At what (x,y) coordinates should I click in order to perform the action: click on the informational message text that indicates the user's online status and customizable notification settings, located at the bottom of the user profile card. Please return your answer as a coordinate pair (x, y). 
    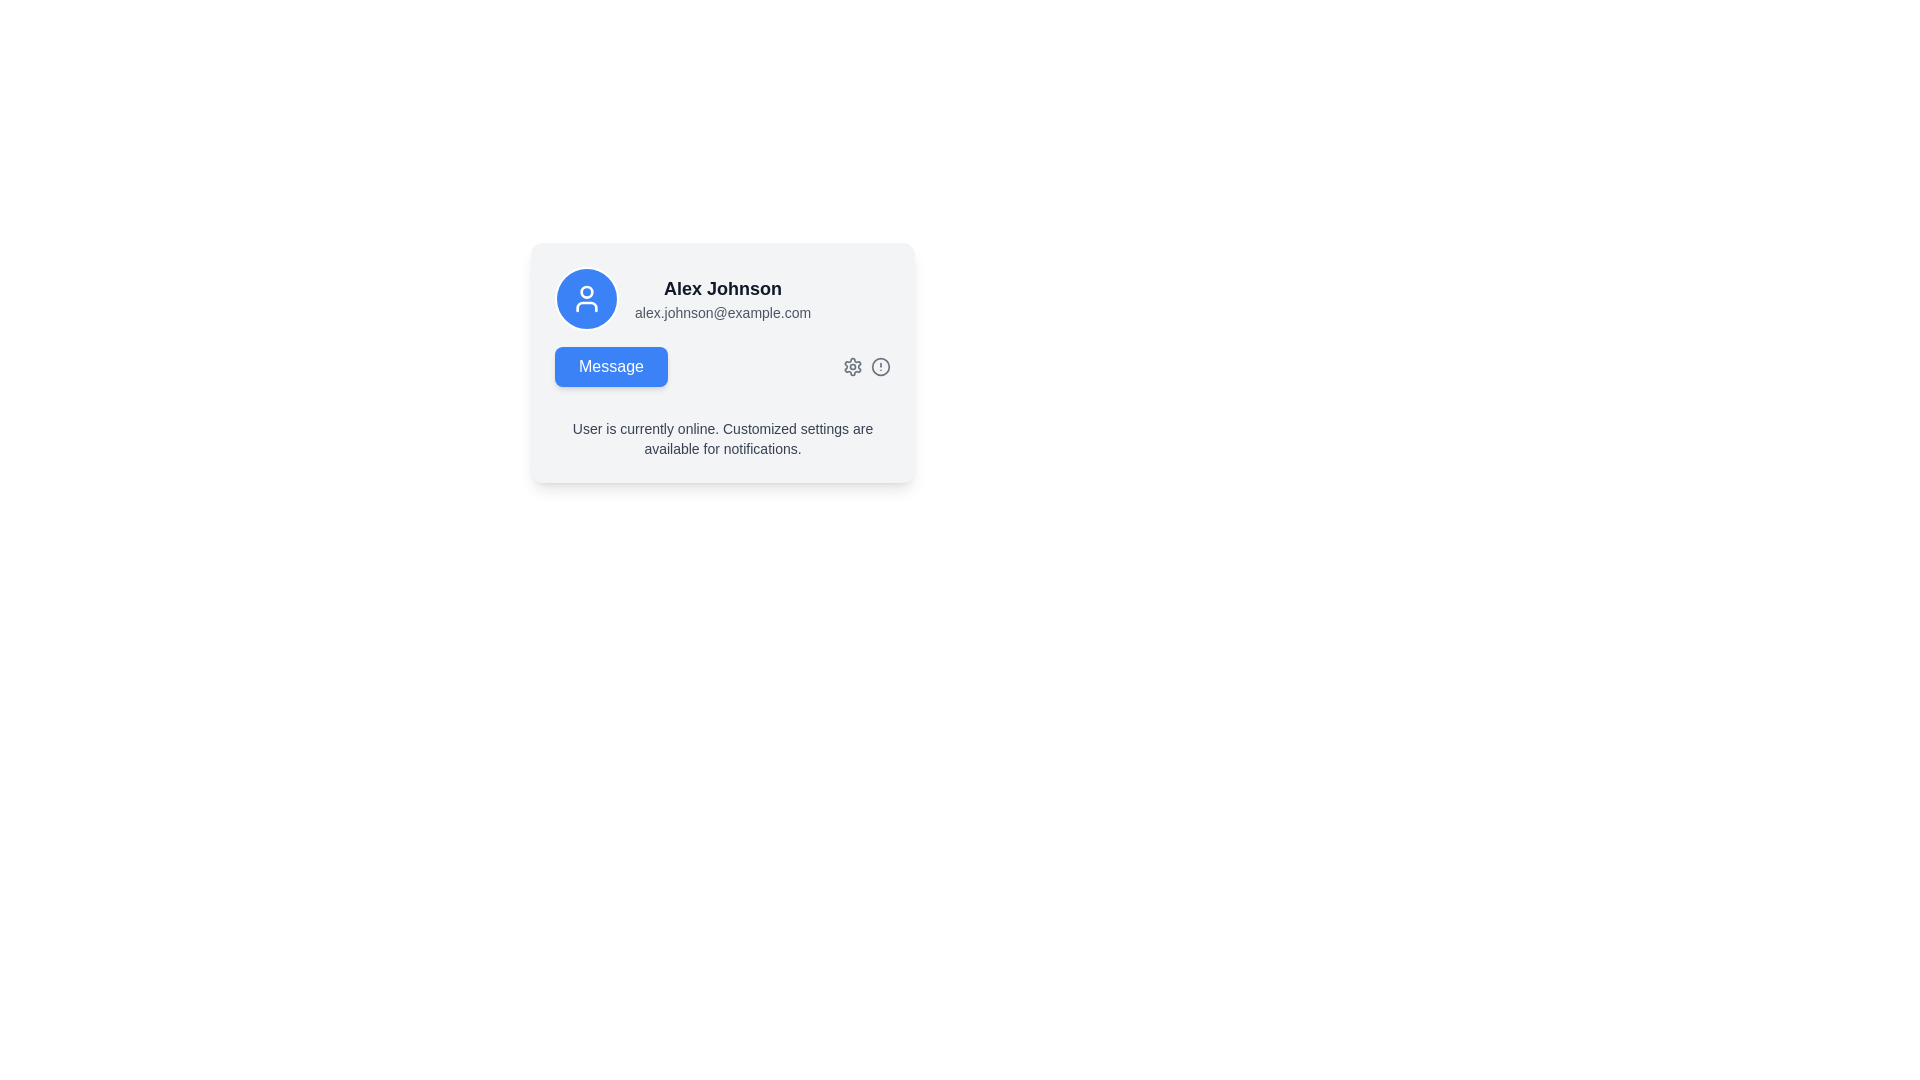
    Looking at the image, I should click on (722, 438).